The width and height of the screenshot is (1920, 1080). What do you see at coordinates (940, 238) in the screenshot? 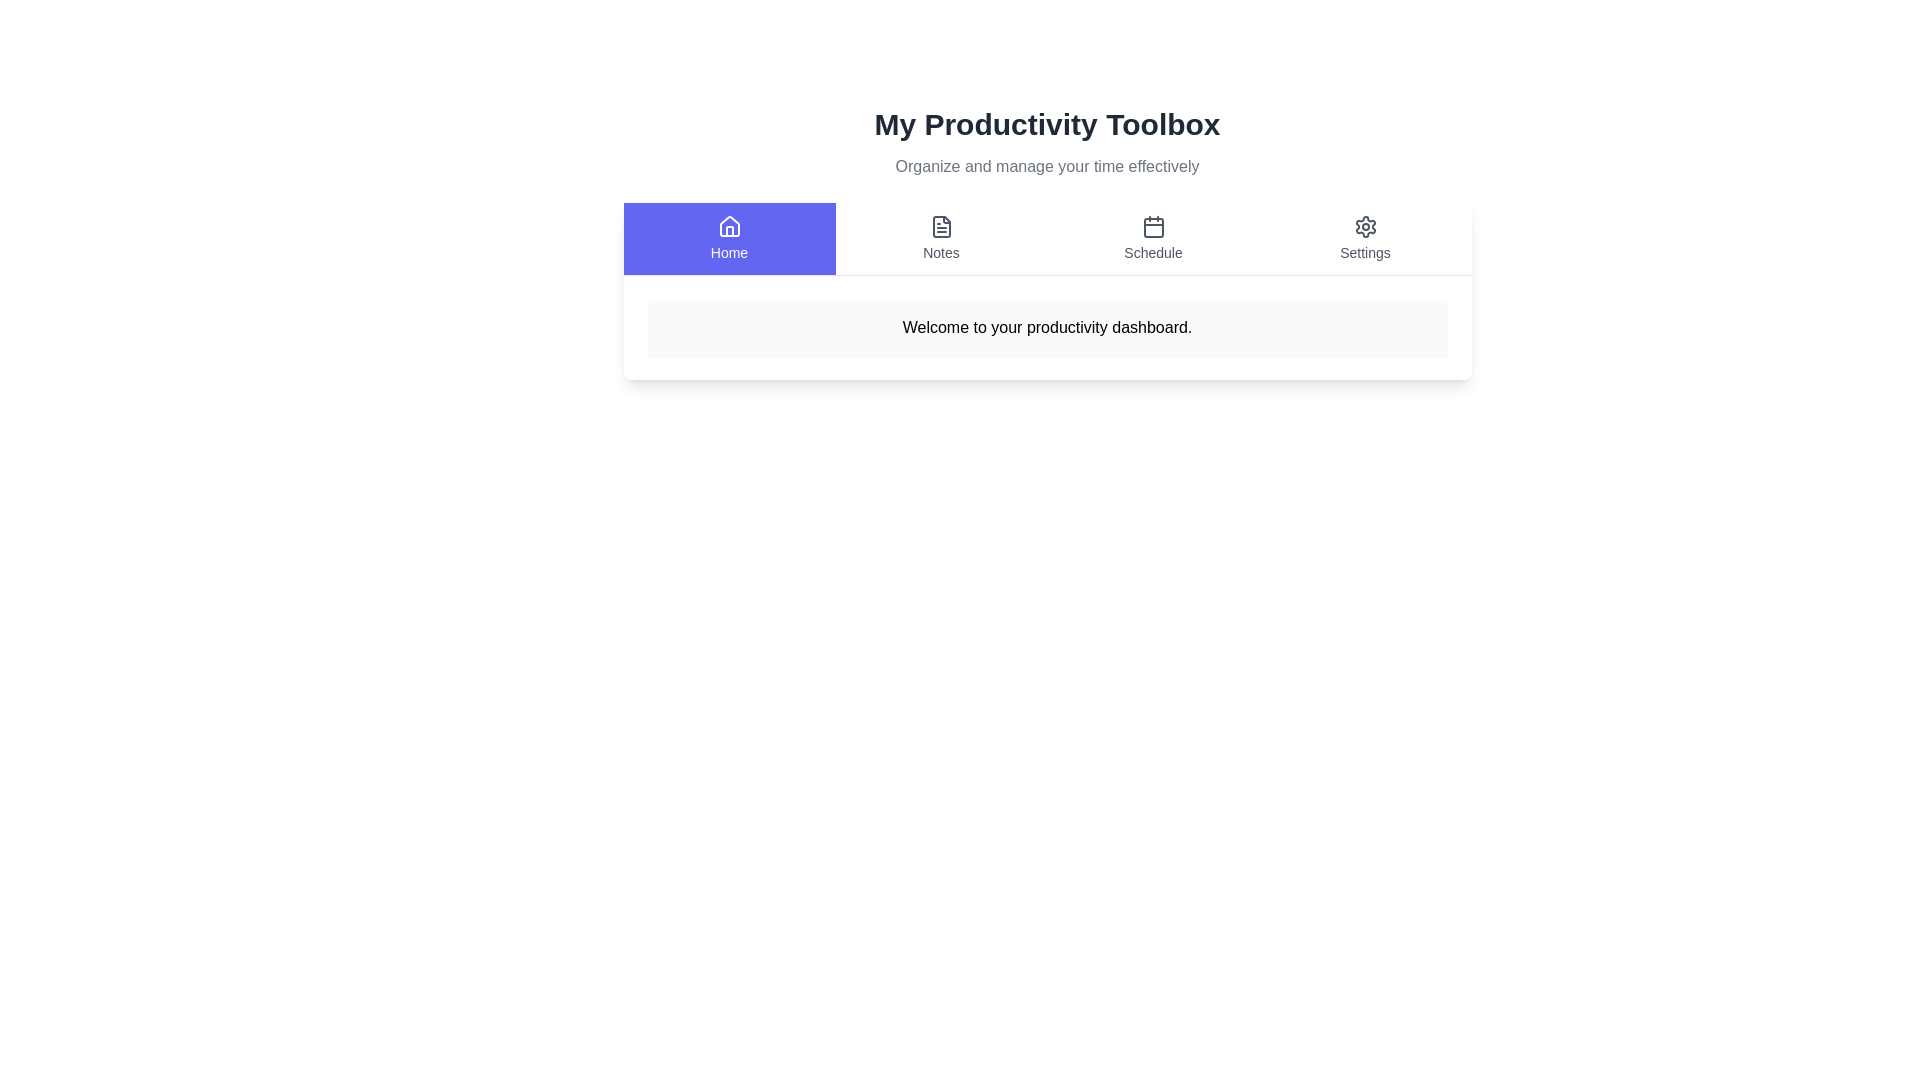
I see `the navigation item labeled 'Notes' which consists of a document icon above the text label` at bounding box center [940, 238].